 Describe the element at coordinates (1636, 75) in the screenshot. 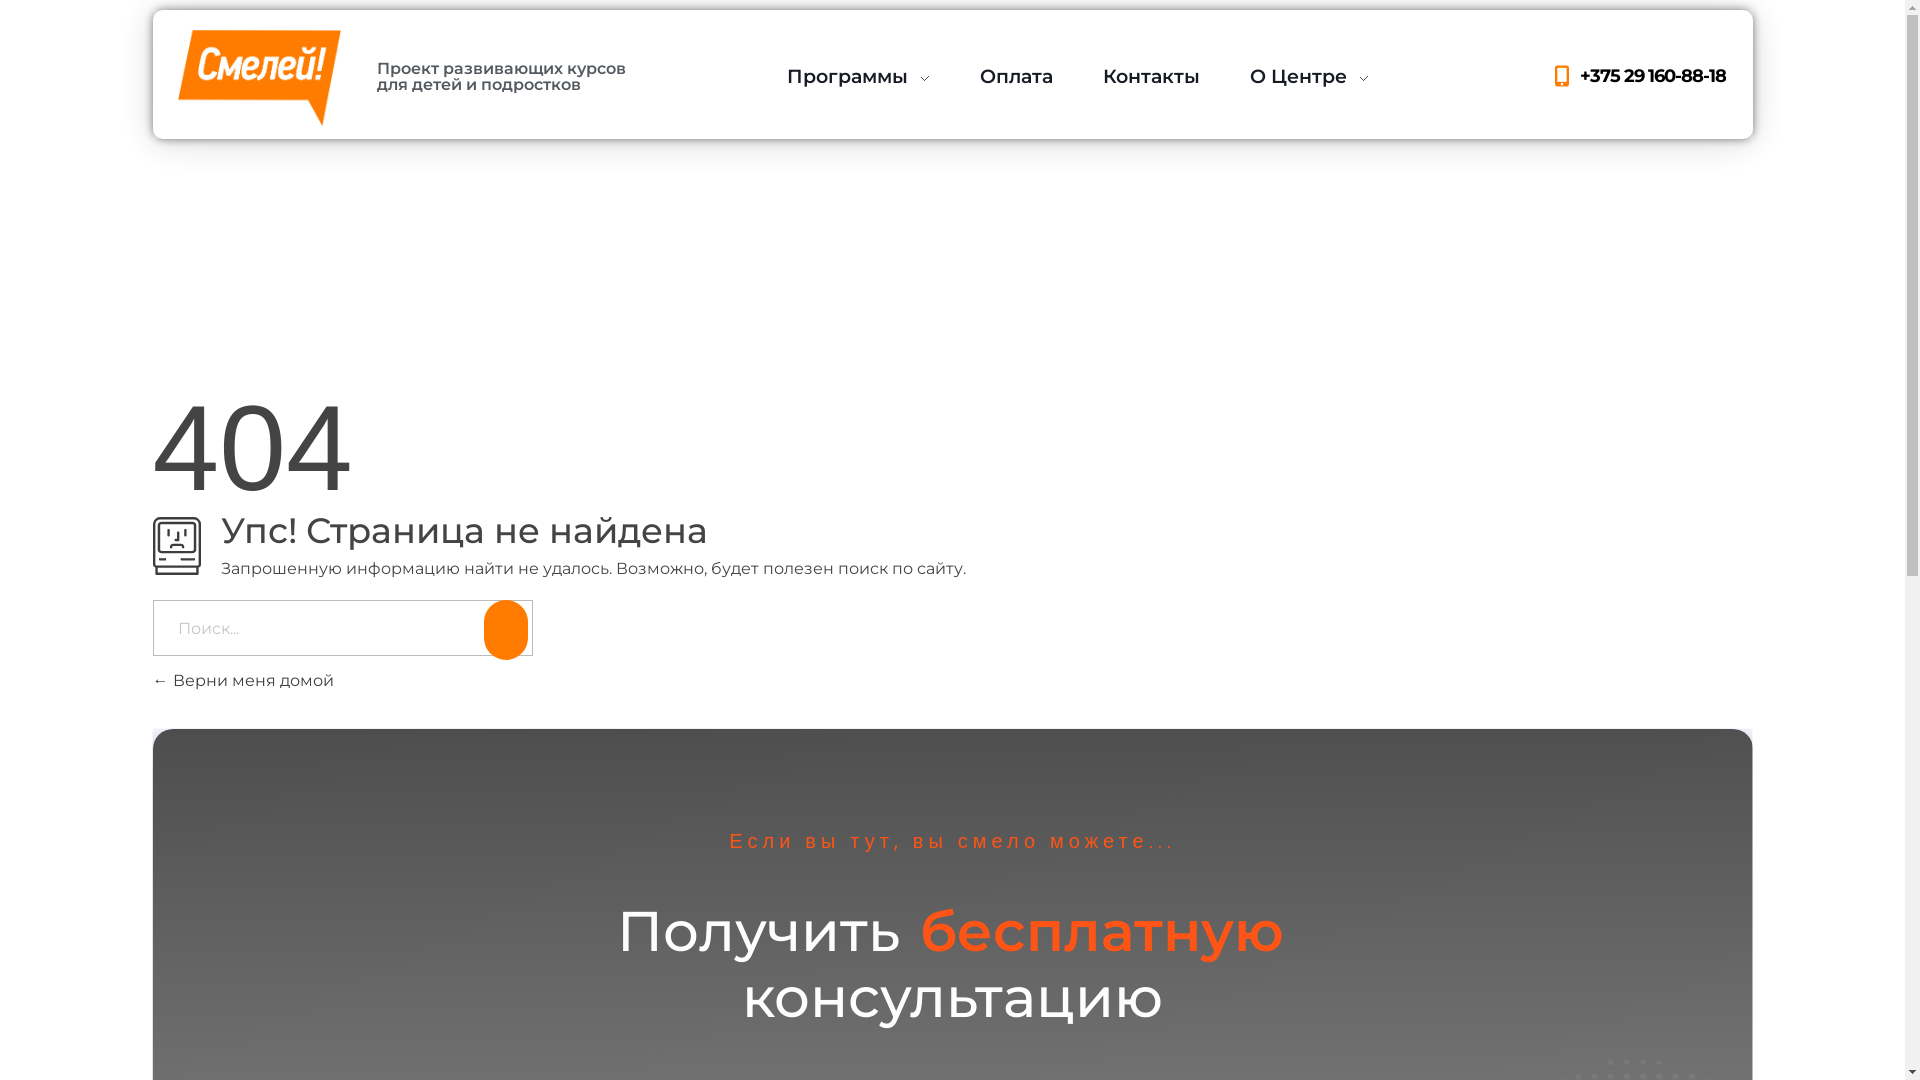

I see `'+375 29 160-88-18'` at that location.